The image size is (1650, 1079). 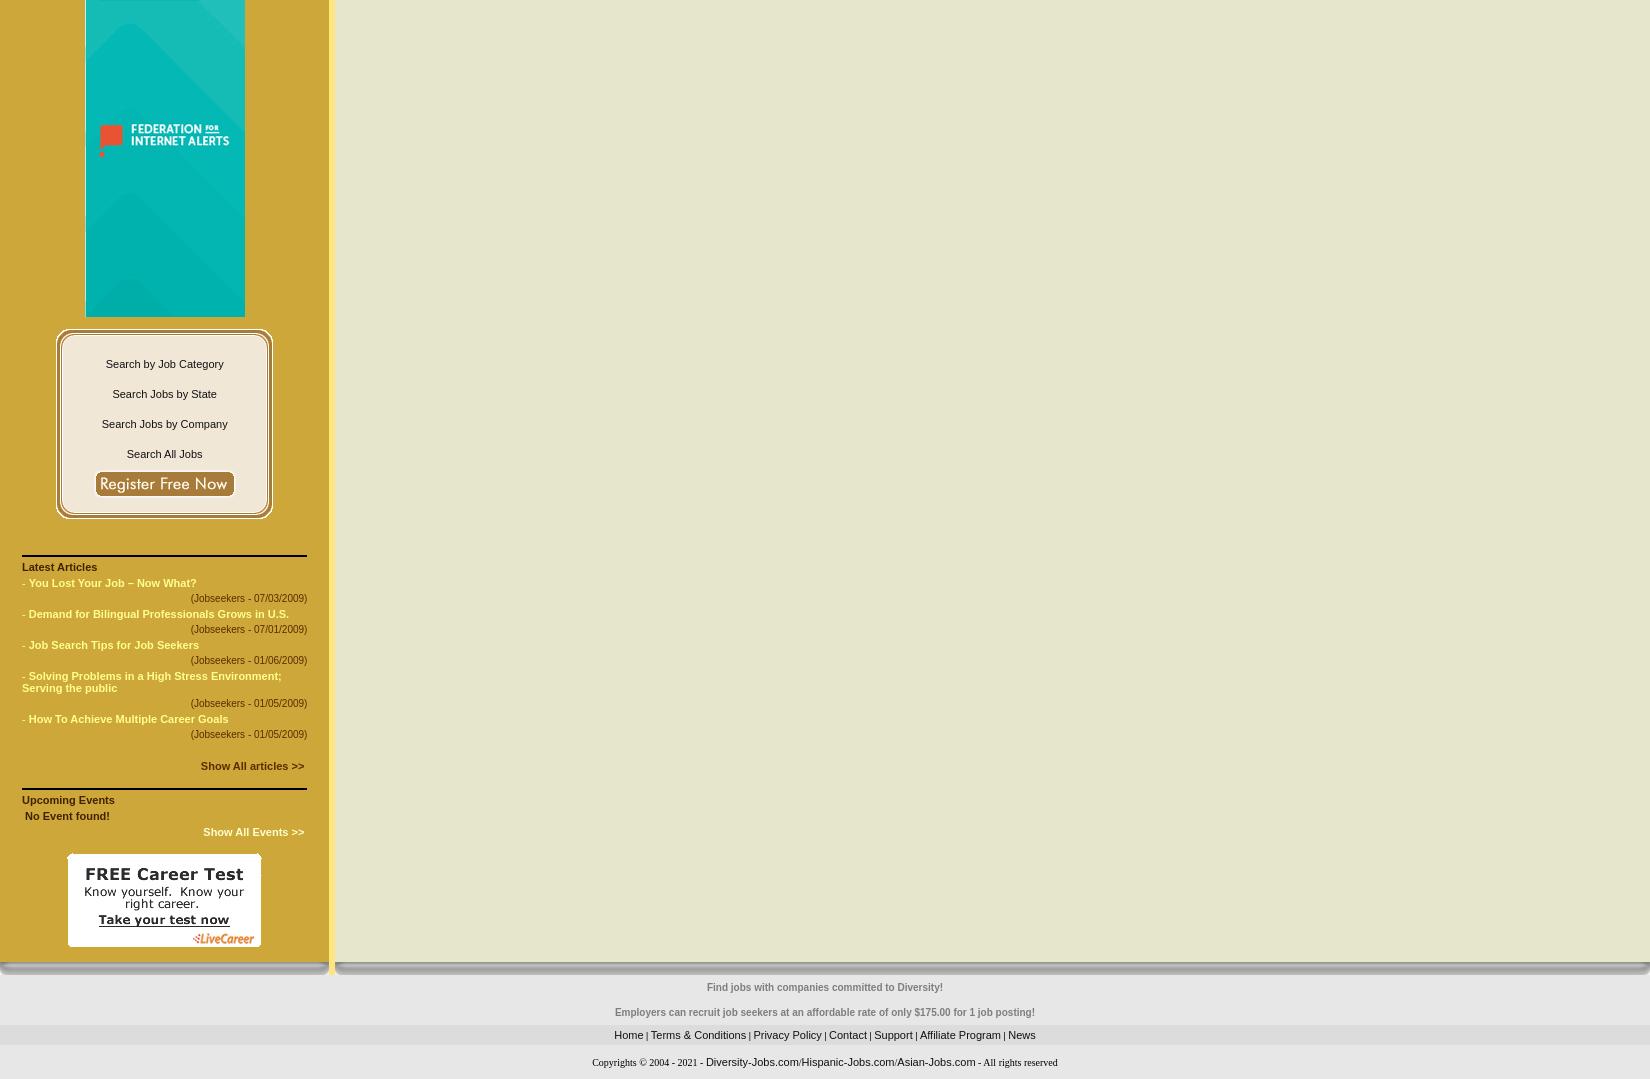 I want to click on 'Search 
                        All Jobs', so click(x=164, y=454).